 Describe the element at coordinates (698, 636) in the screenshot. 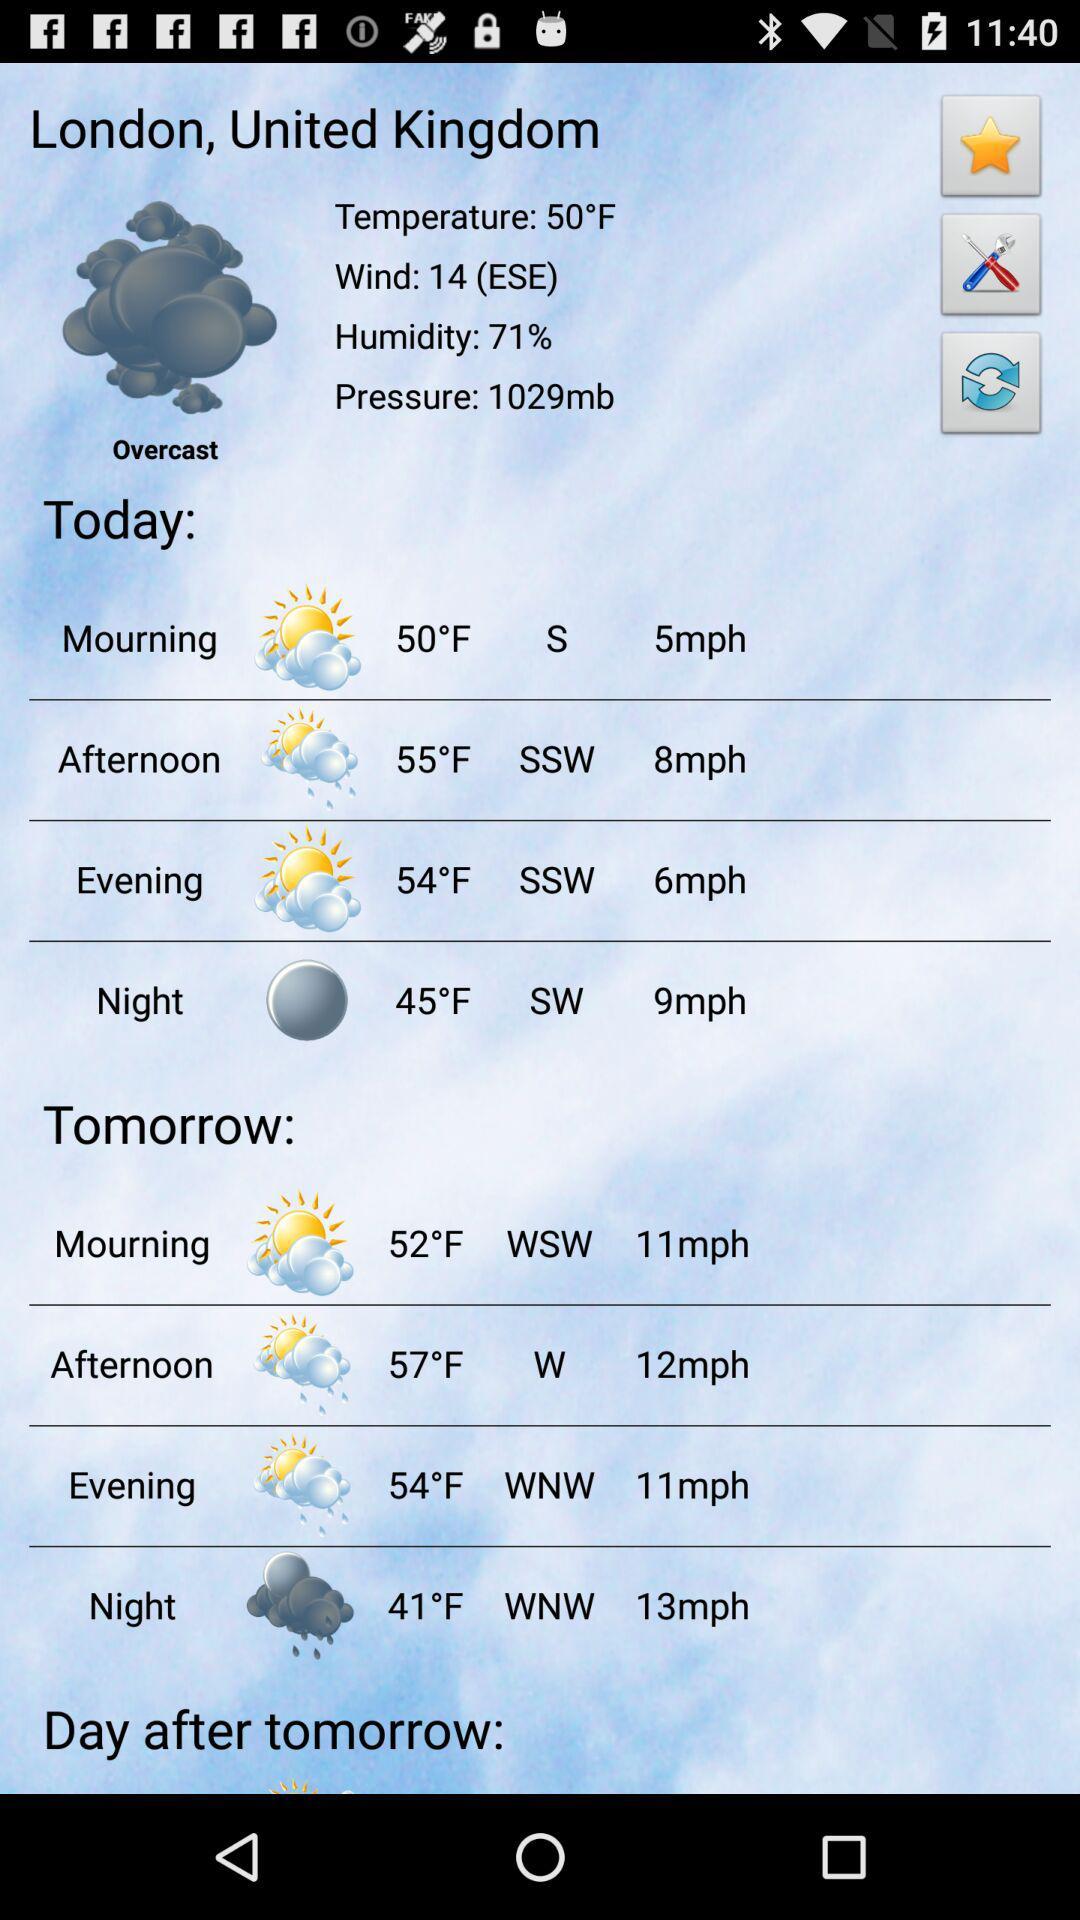

I see `the 5mph app` at that location.